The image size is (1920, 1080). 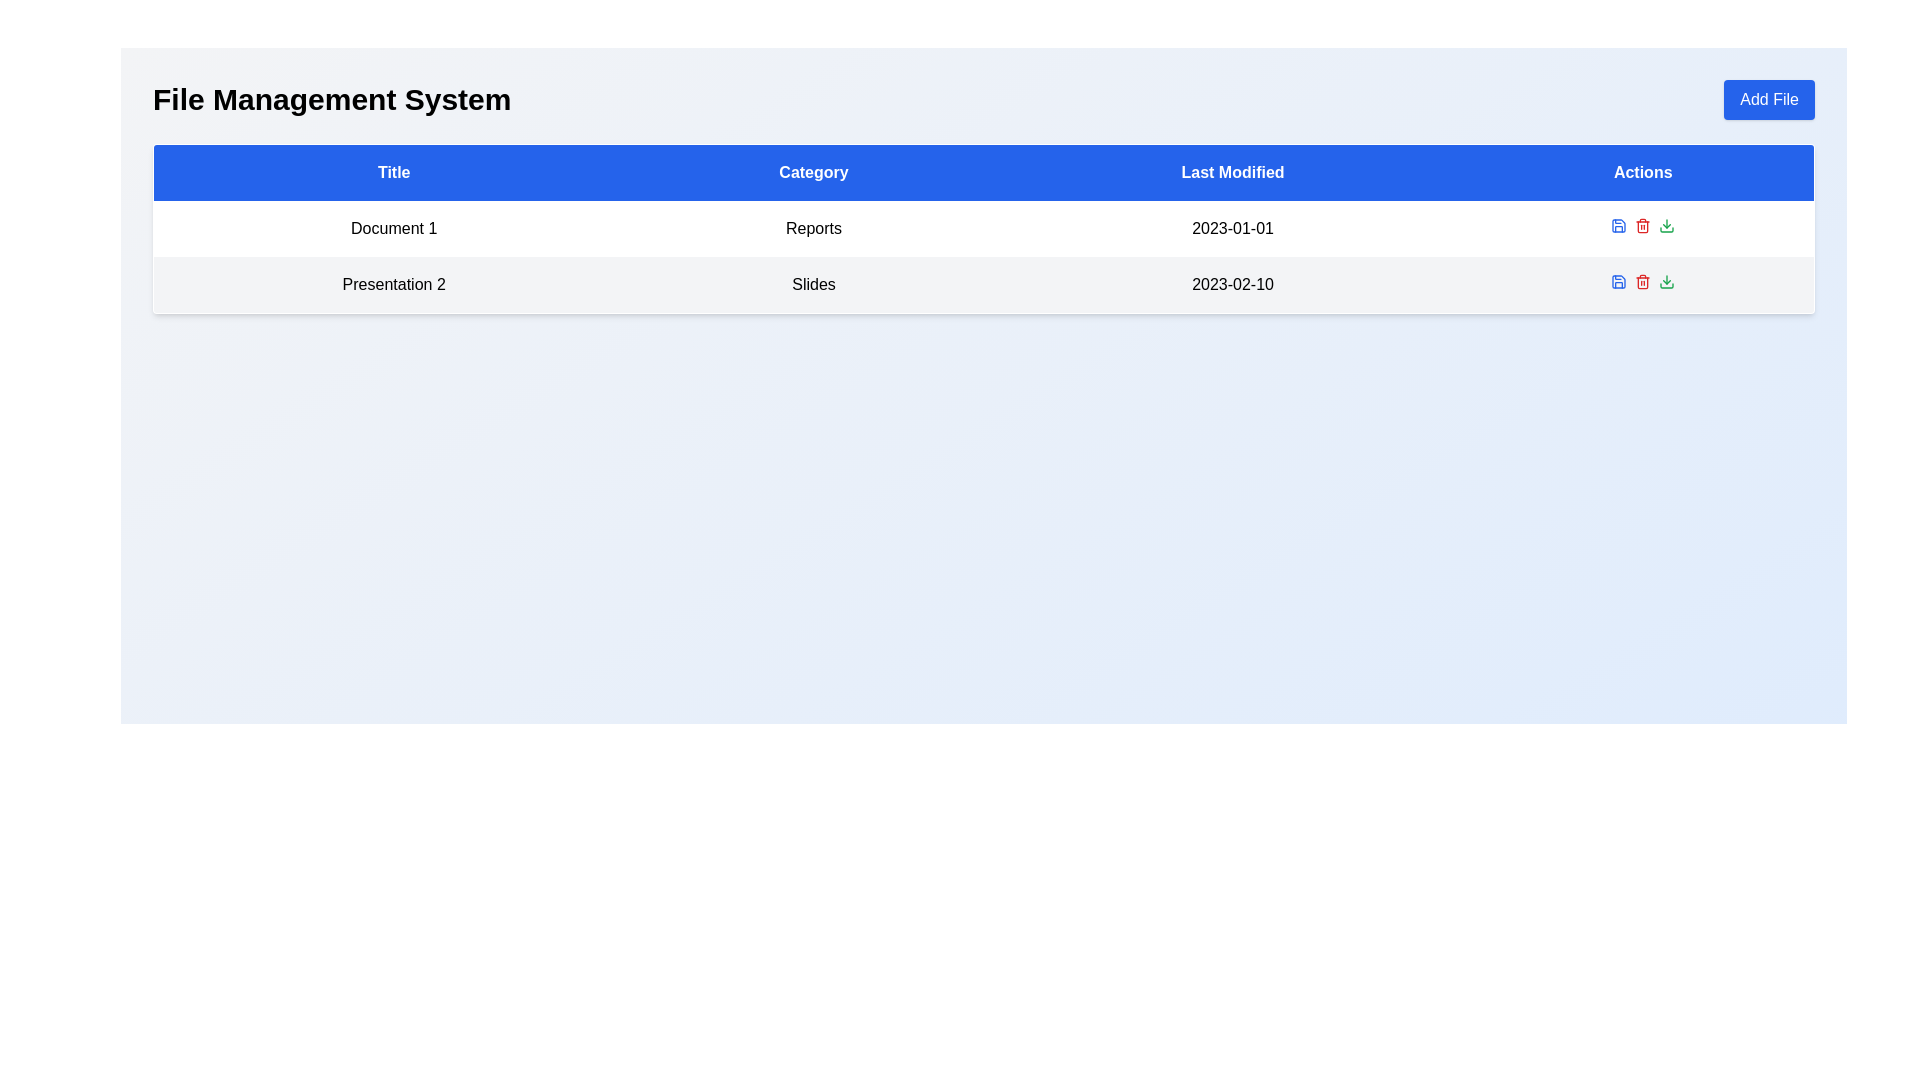 What do you see at coordinates (1643, 171) in the screenshot?
I see `the 'Actions' text label in the table header, which has a blue background and is aligned with other headers such as 'Title', 'Category', and 'Last Modified'` at bounding box center [1643, 171].